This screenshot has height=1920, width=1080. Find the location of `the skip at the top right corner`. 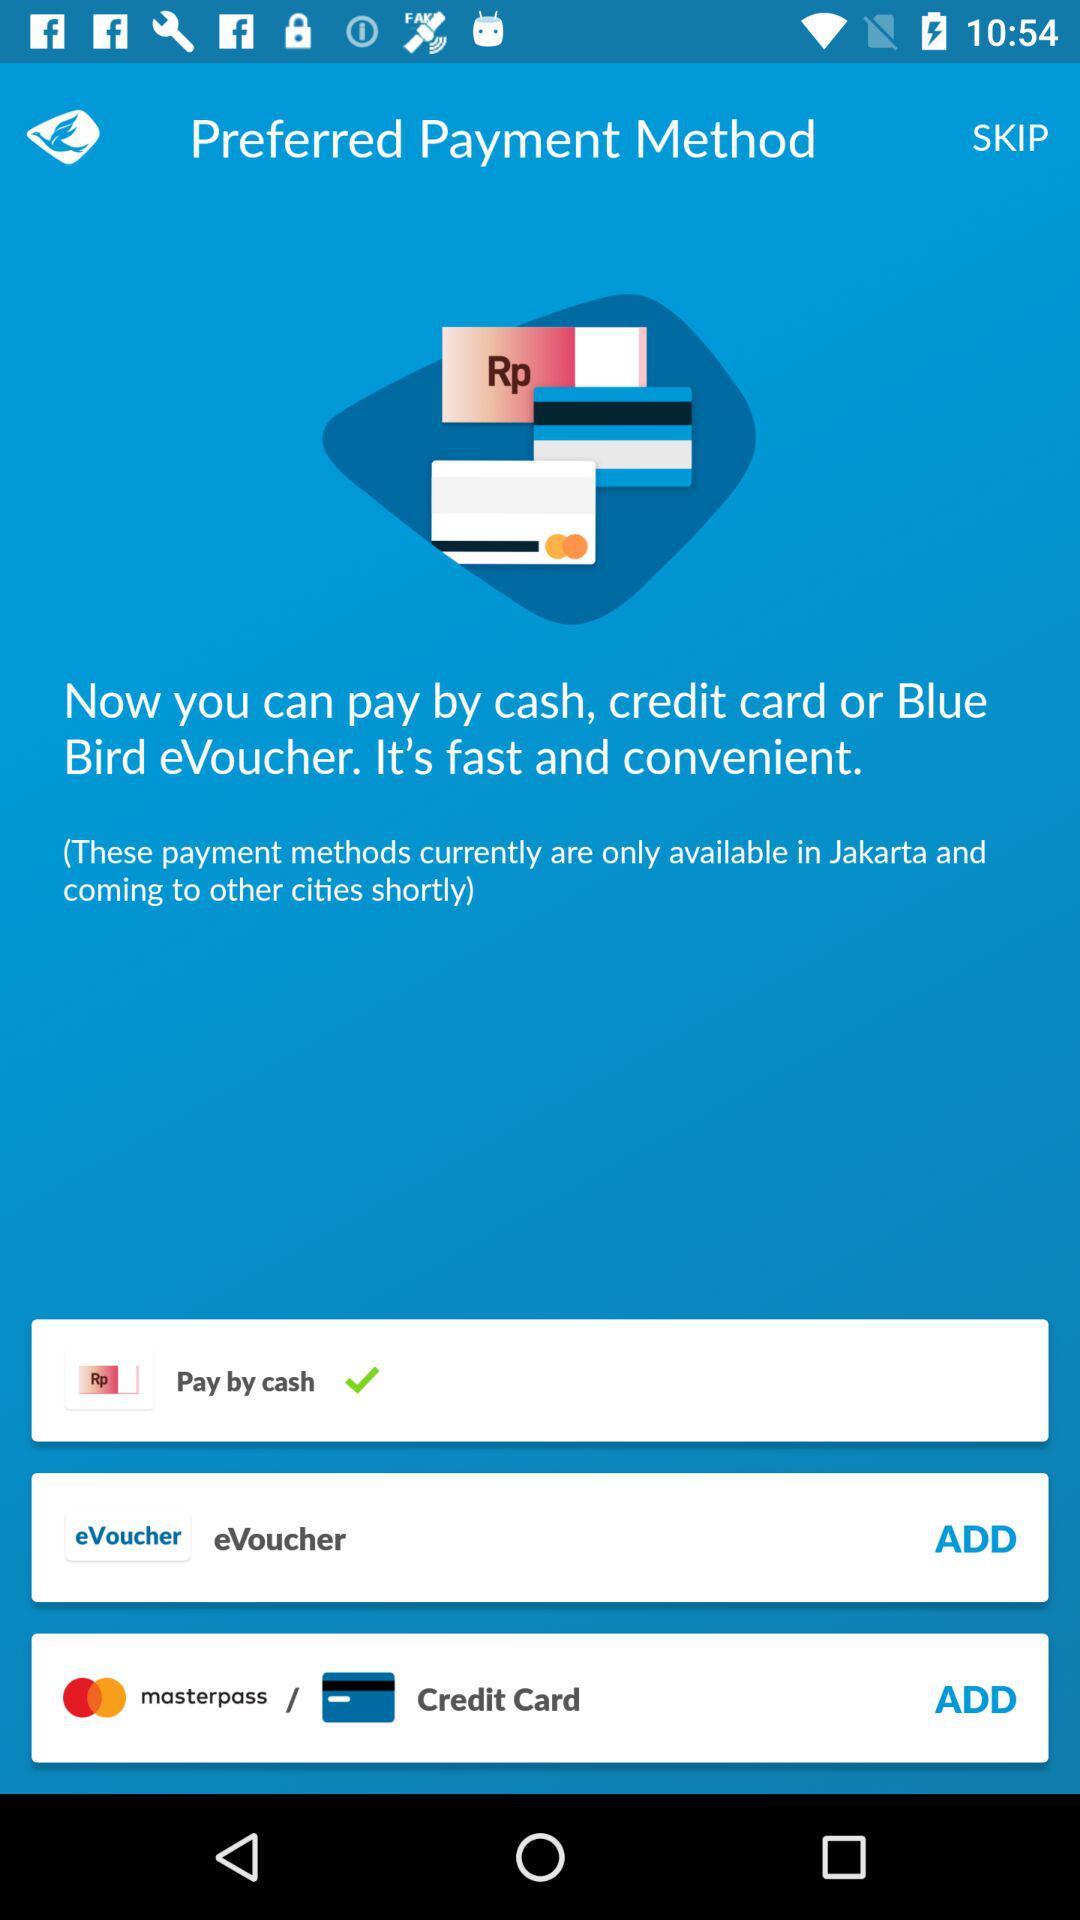

the skip at the top right corner is located at coordinates (1010, 135).